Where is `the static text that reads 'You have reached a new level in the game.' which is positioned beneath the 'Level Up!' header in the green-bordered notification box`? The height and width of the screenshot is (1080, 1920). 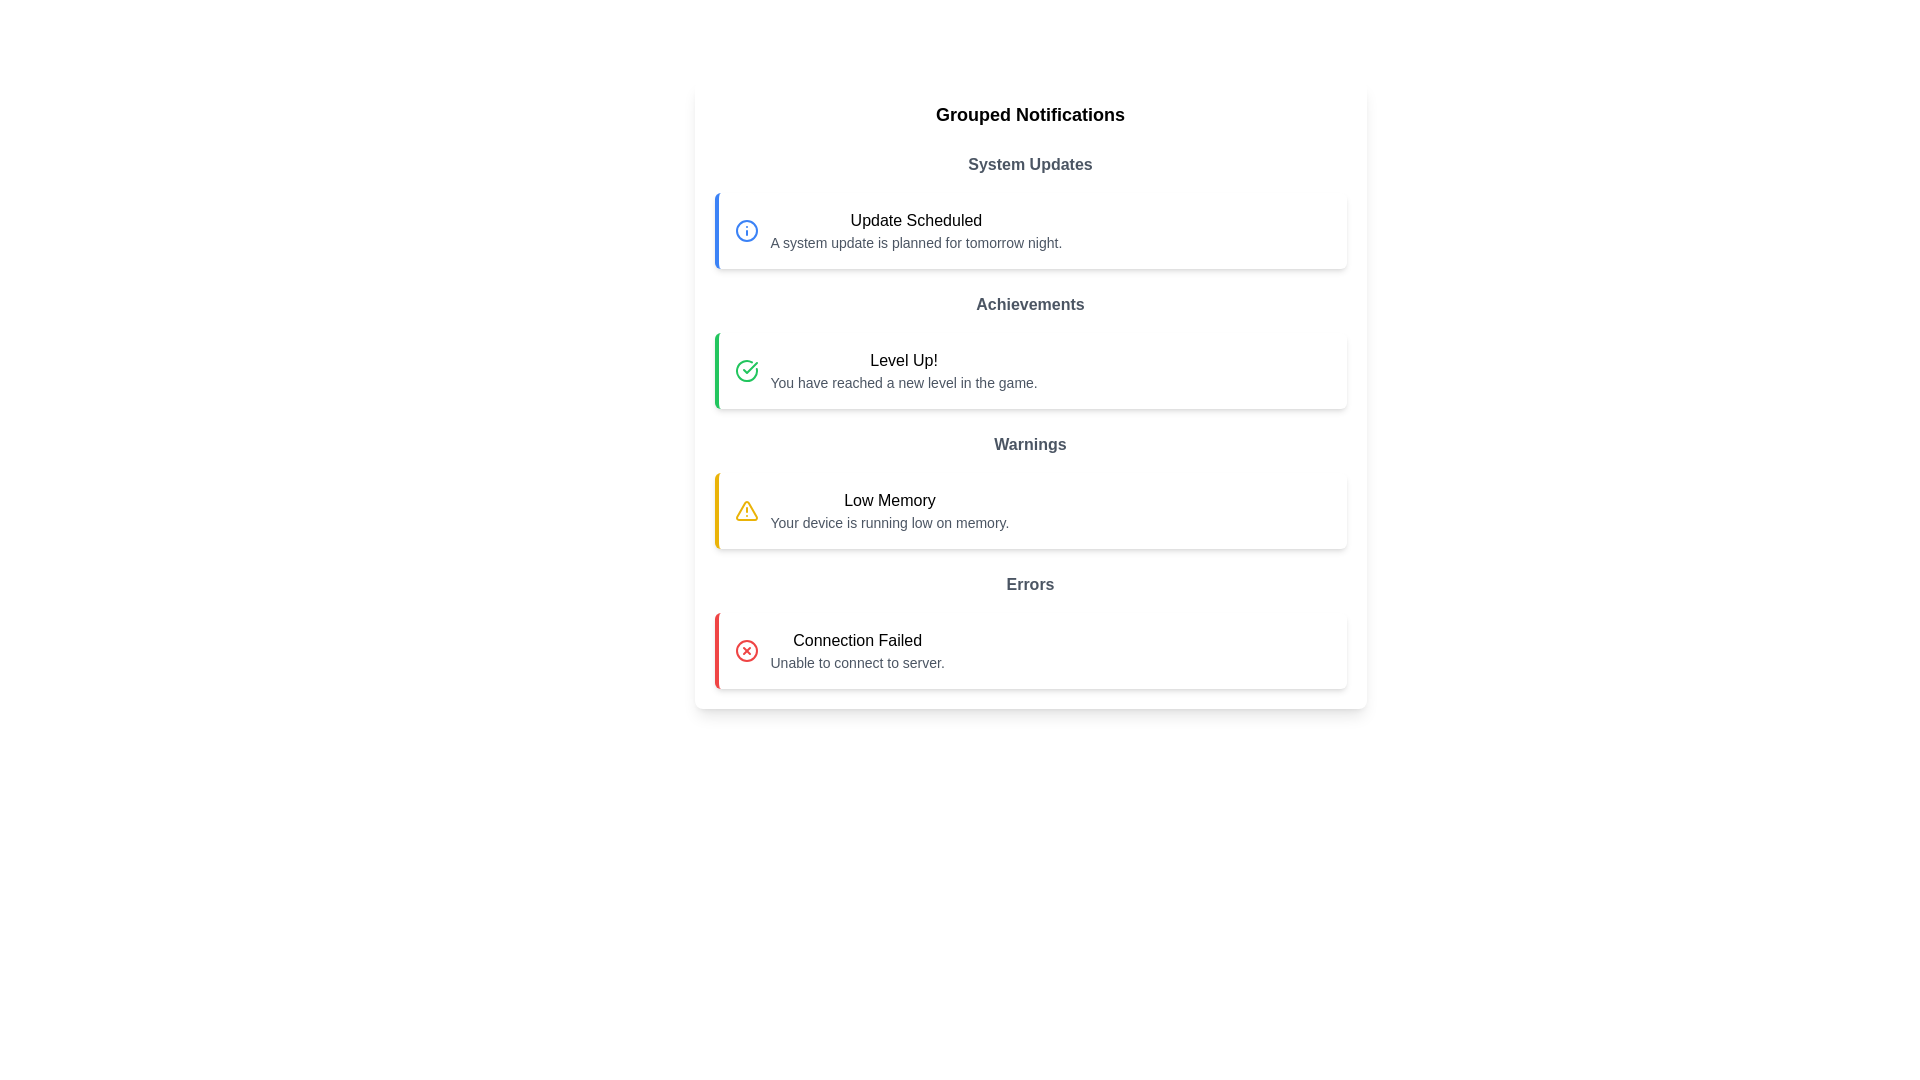
the static text that reads 'You have reached a new level in the game.' which is positioned beneath the 'Level Up!' header in the green-bordered notification box is located at coordinates (903, 382).